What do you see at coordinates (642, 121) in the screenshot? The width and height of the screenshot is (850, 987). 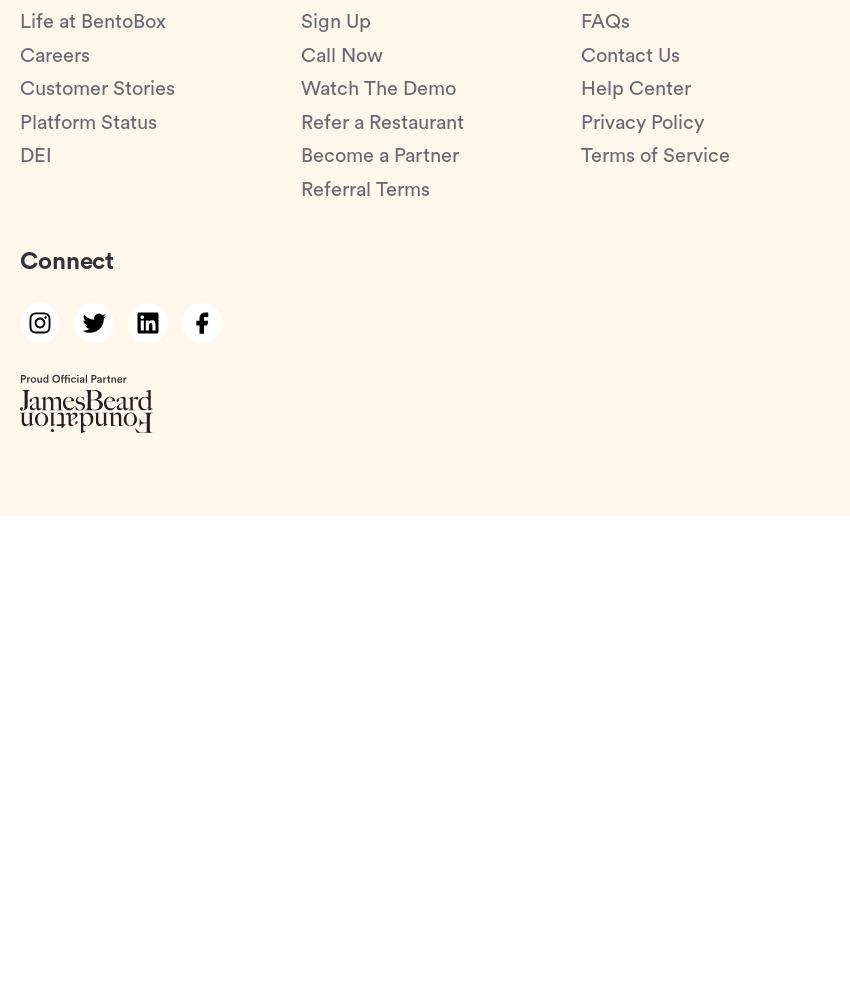 I see `'Privacy Policy'` at bounding box center [642, 121].